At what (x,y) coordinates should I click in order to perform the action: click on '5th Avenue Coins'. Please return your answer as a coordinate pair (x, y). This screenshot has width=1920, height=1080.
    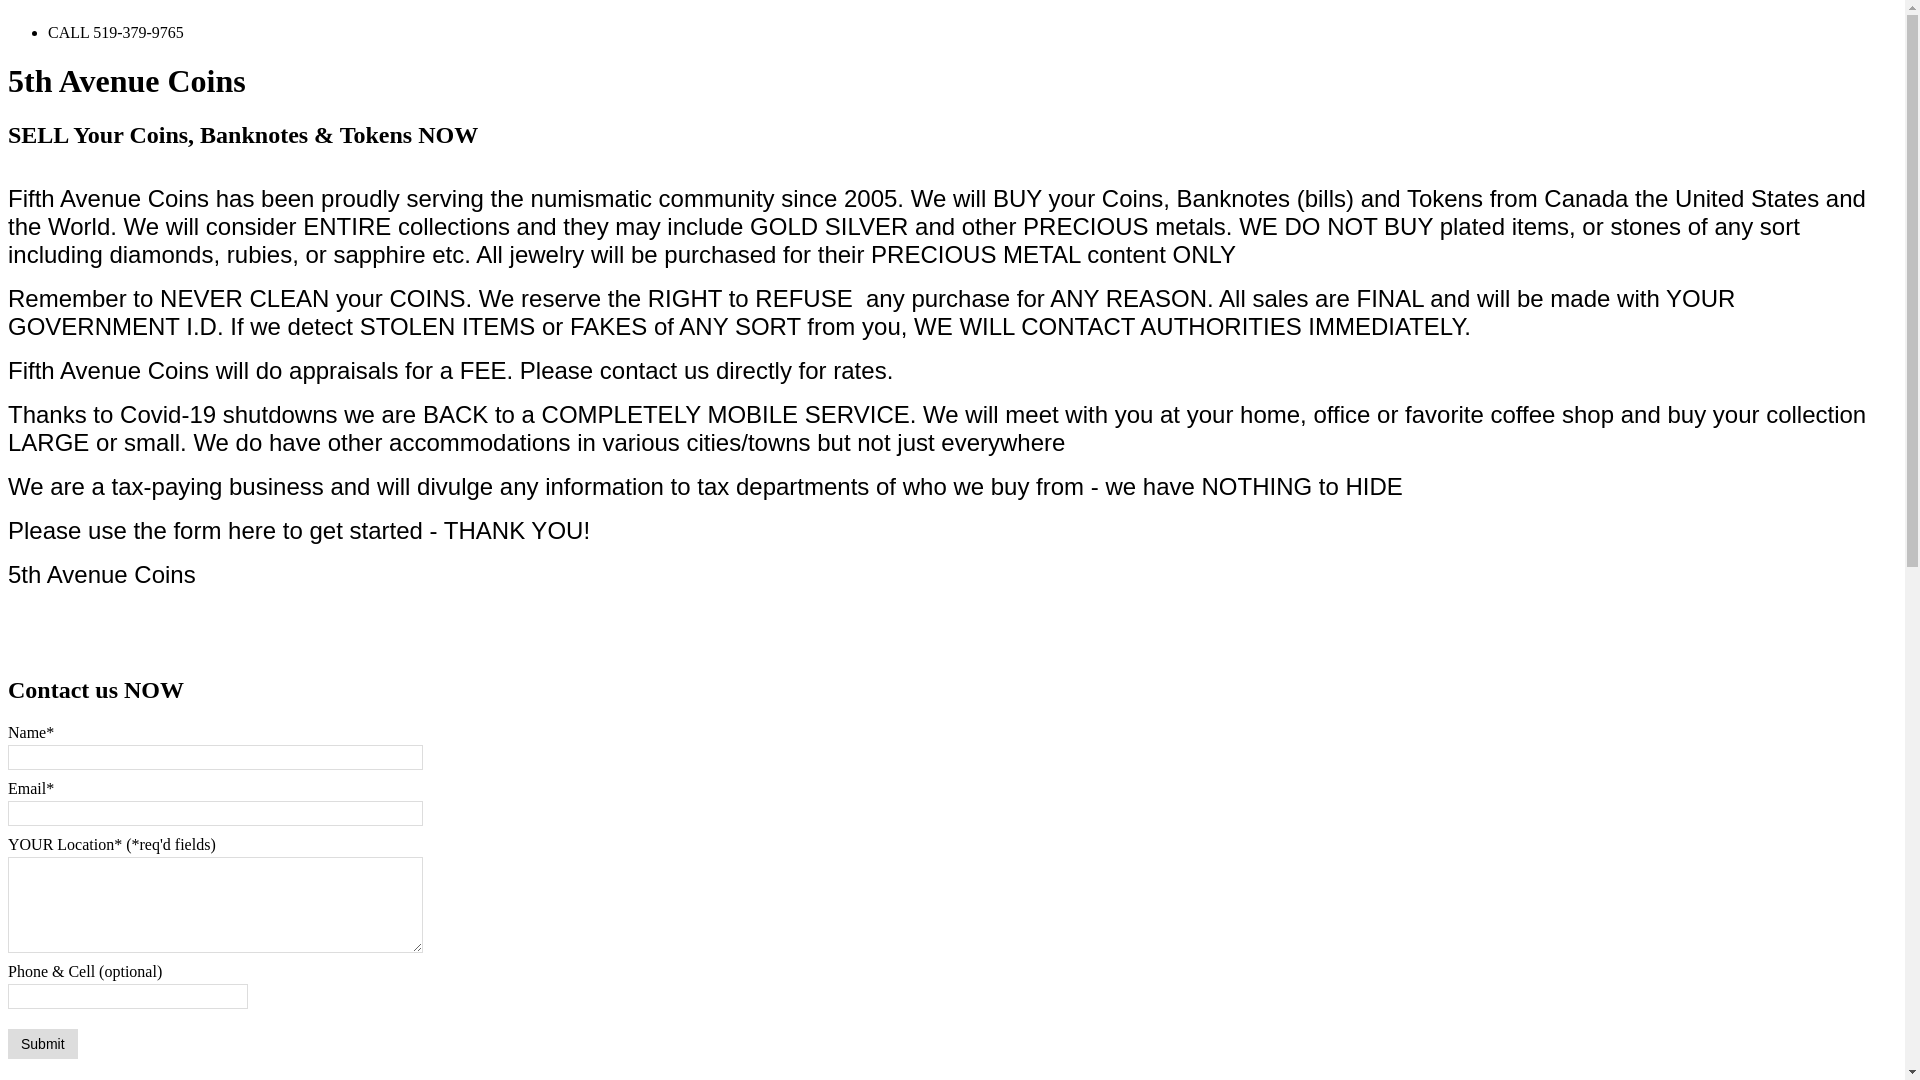
    Looking at the image, I should click on (125, 80).